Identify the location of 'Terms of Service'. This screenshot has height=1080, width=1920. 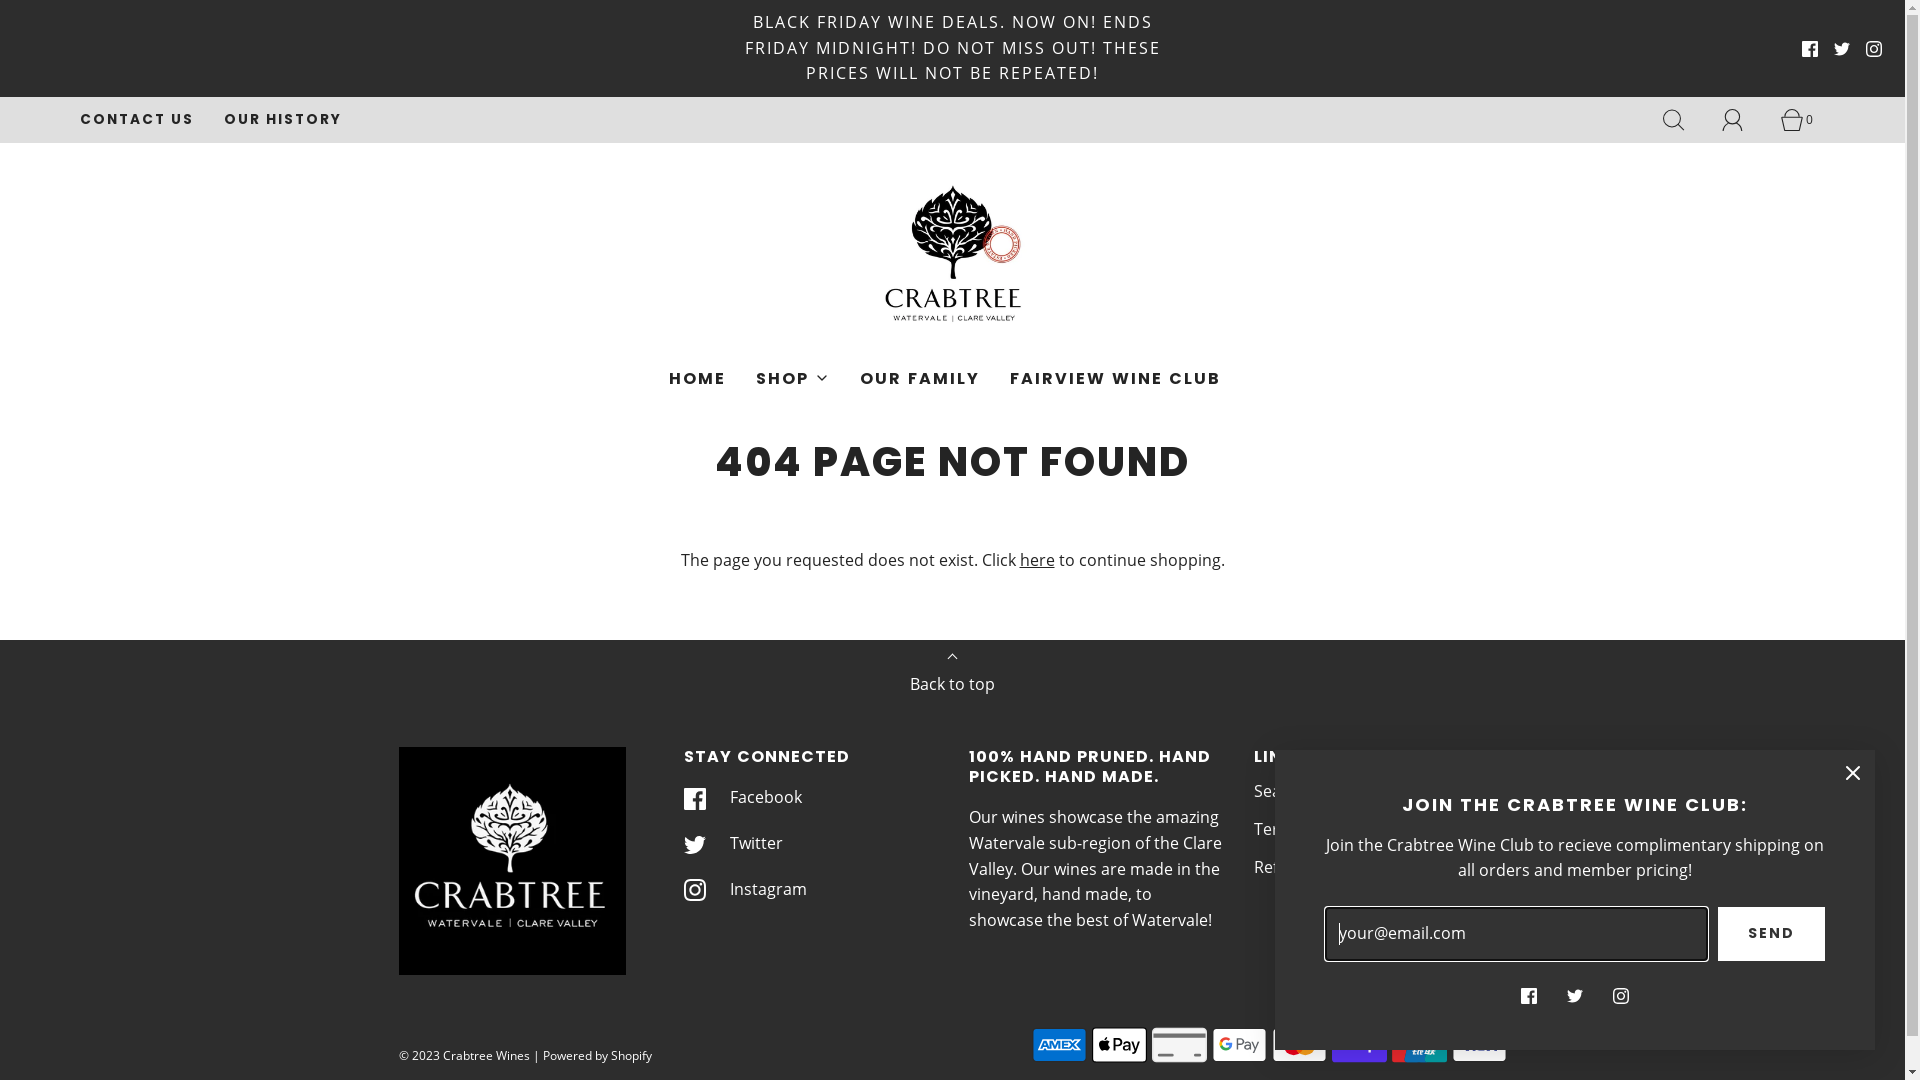
(1252, 829).